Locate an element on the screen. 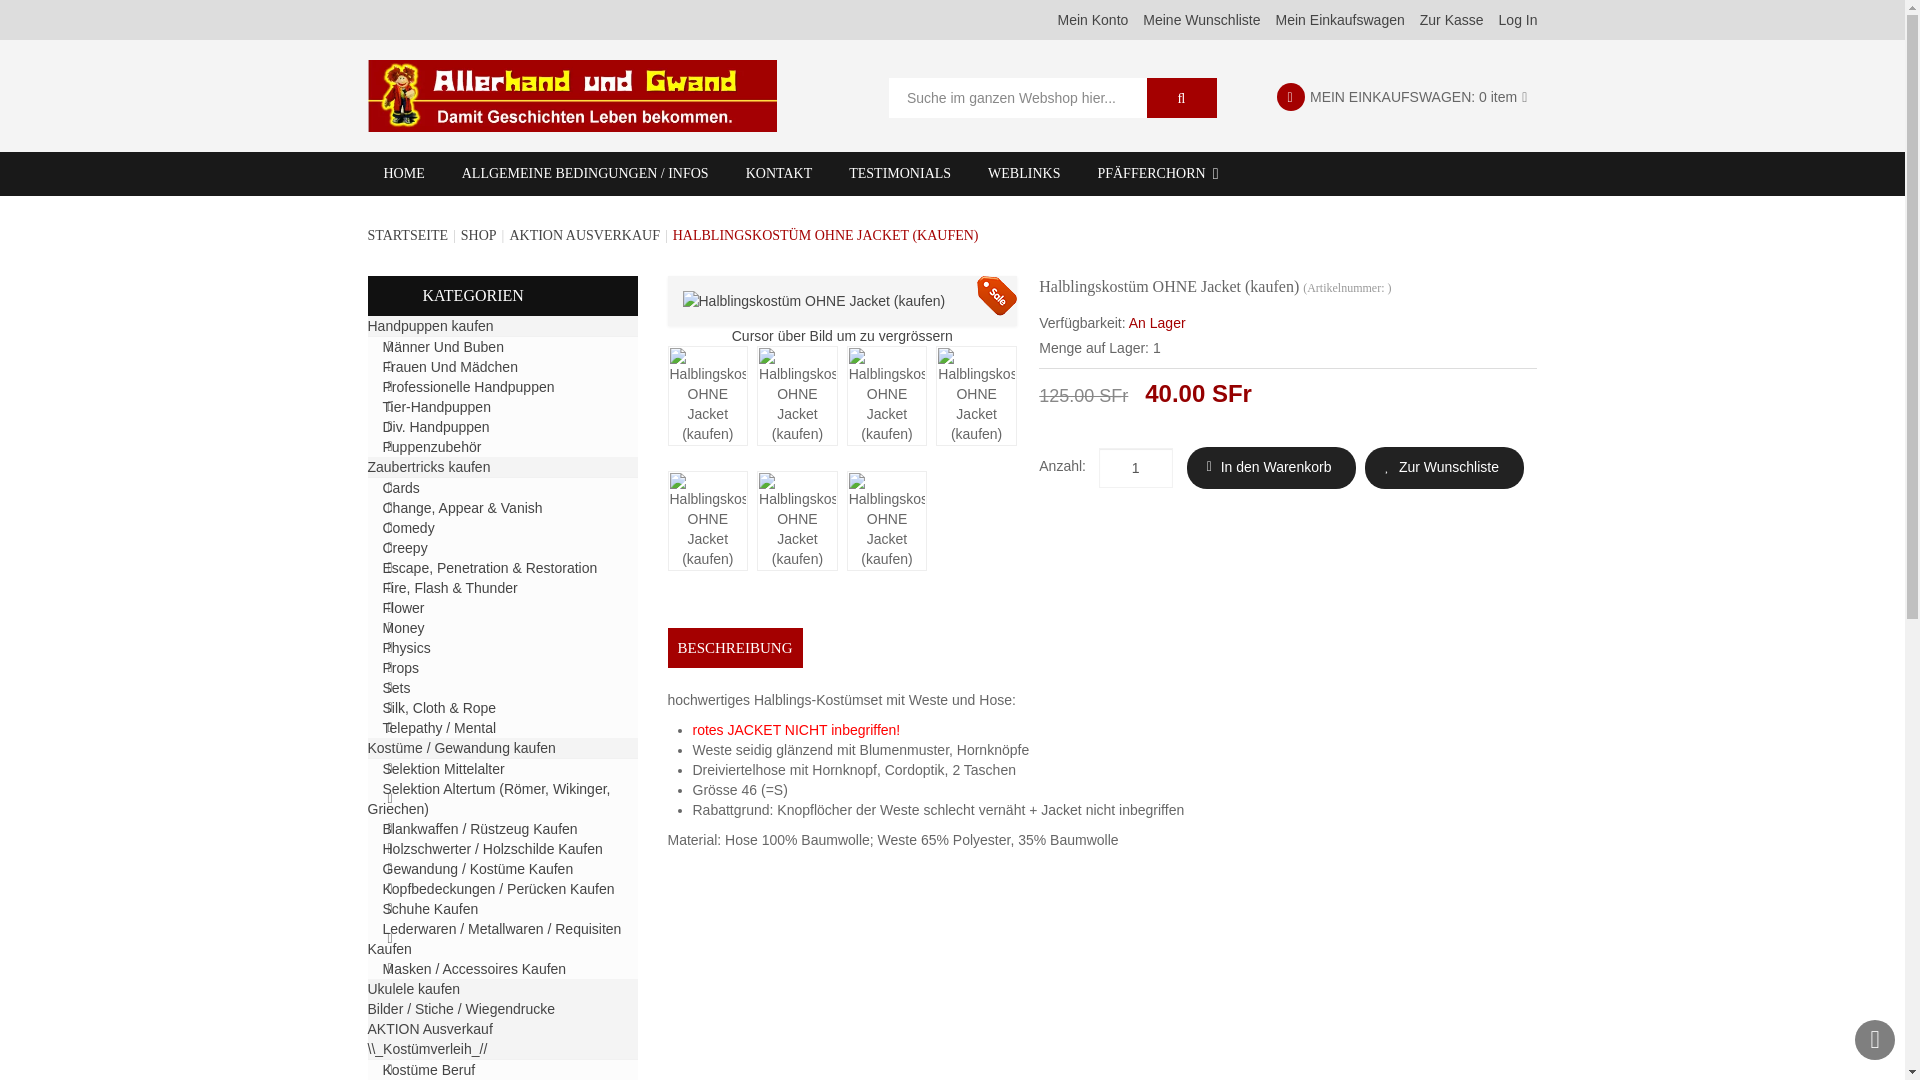  'Div. Handpuppen' is located at coordinates (434, 426).